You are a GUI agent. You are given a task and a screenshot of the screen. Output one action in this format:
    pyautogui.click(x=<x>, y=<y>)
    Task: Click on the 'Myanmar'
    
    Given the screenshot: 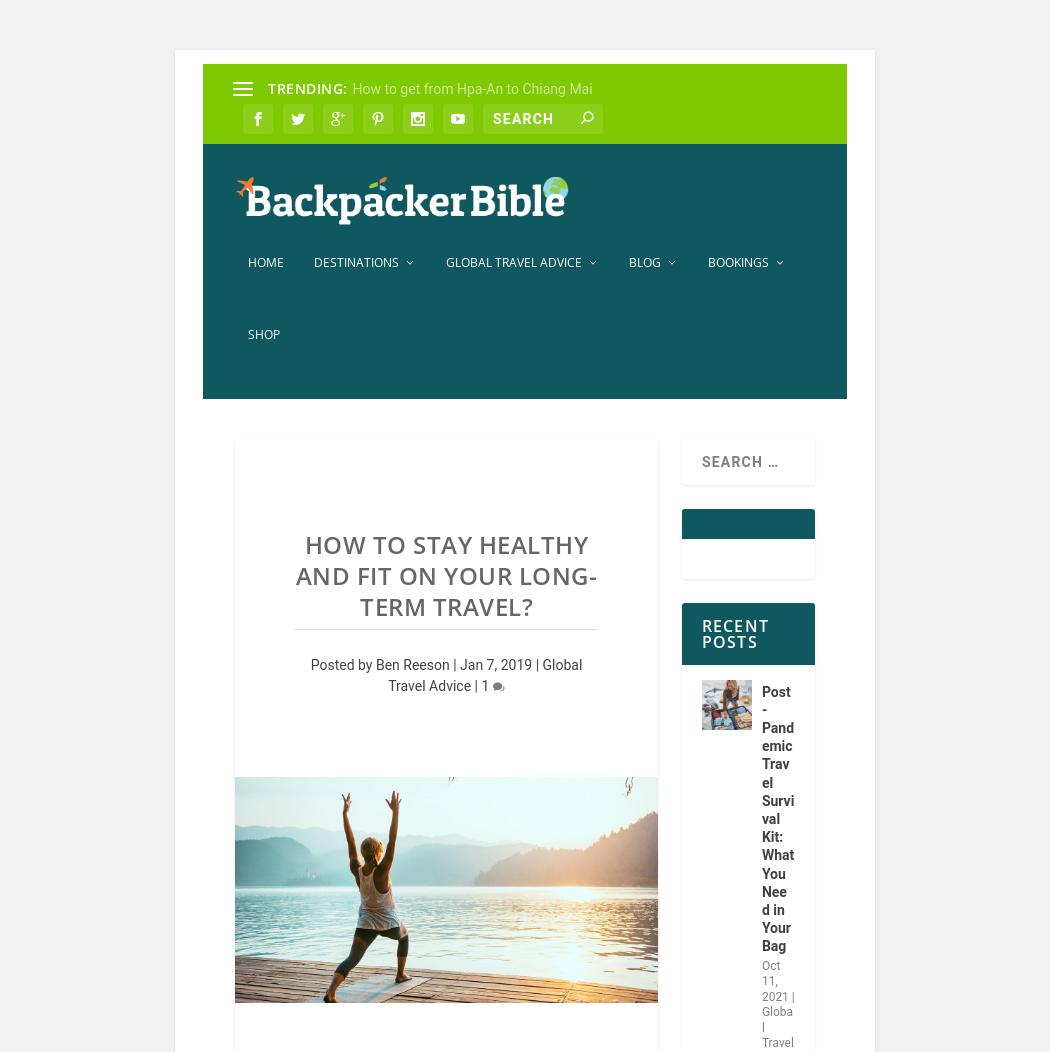 What is the action you would take?
    pyautogui.click(x=423, y=711)
    